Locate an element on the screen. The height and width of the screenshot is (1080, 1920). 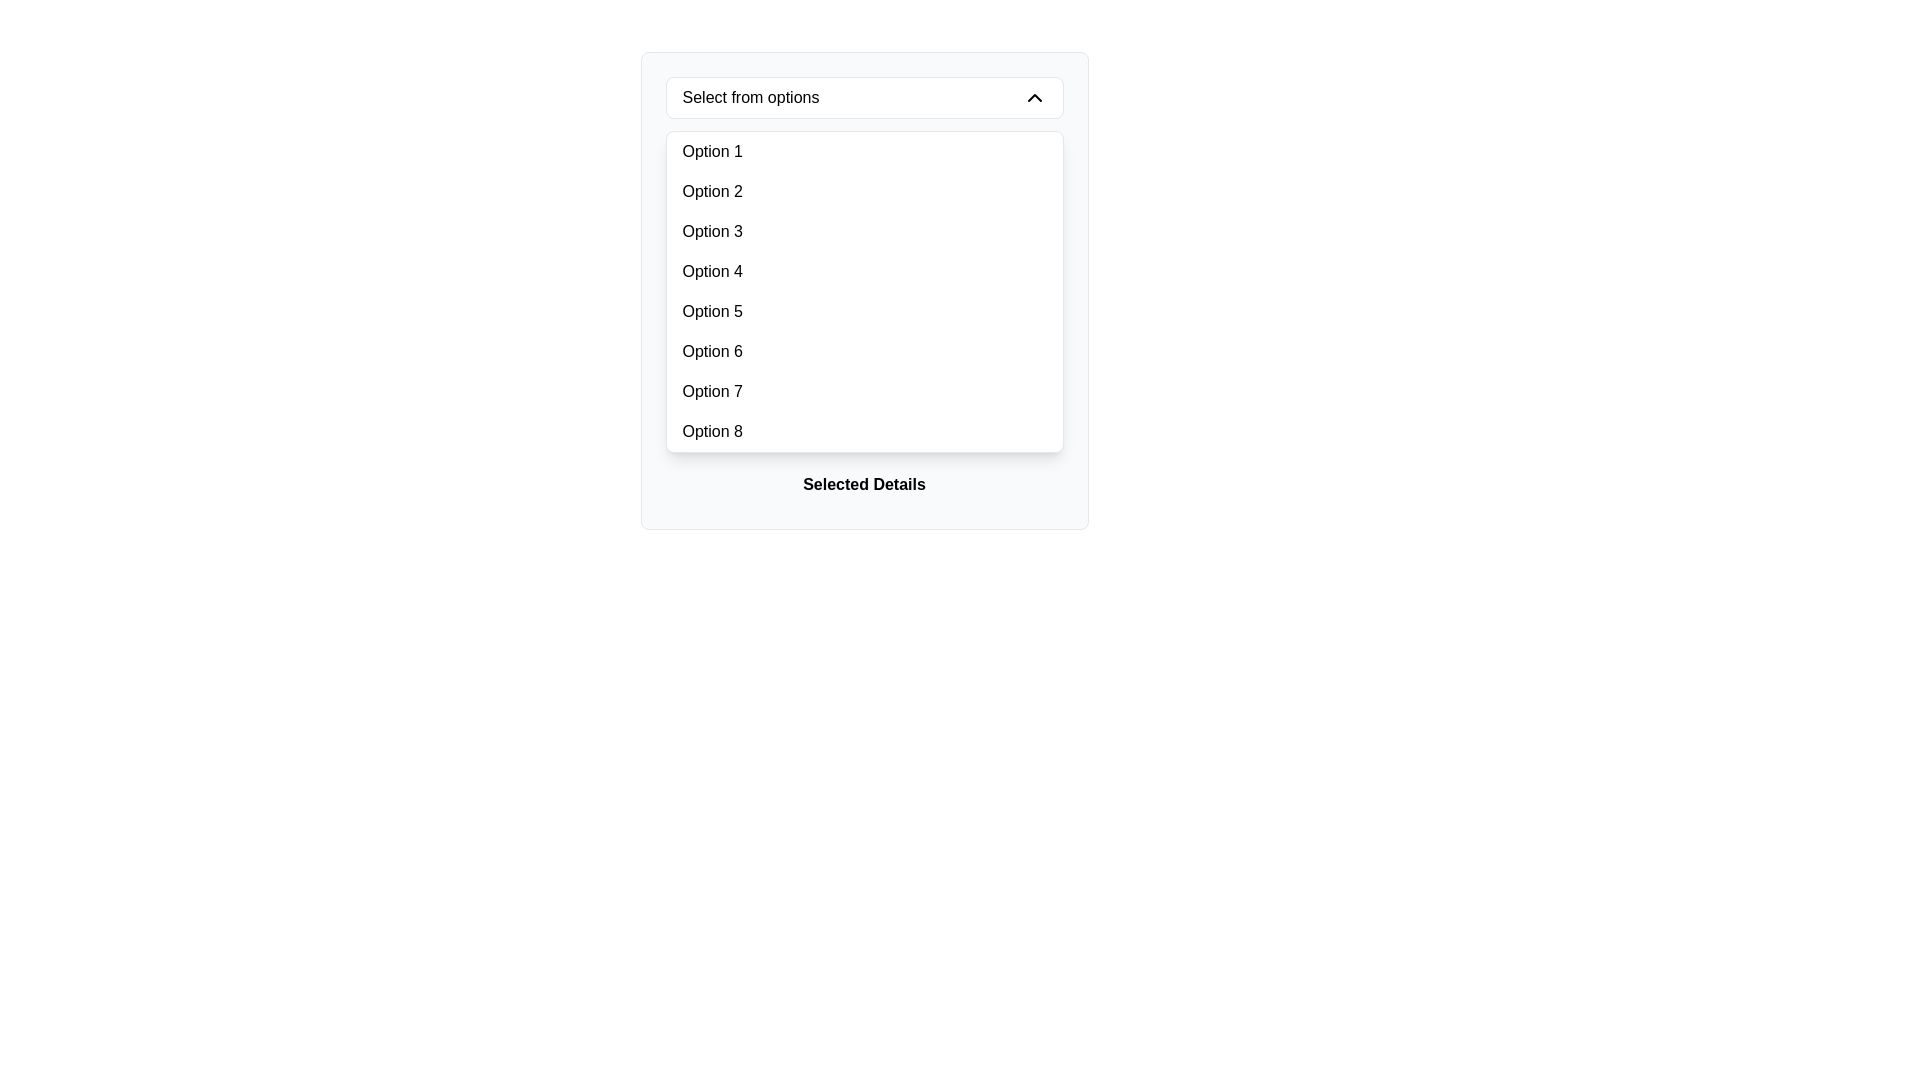
the fifth option in the dropdown menu is located at coordinates (712, 312).